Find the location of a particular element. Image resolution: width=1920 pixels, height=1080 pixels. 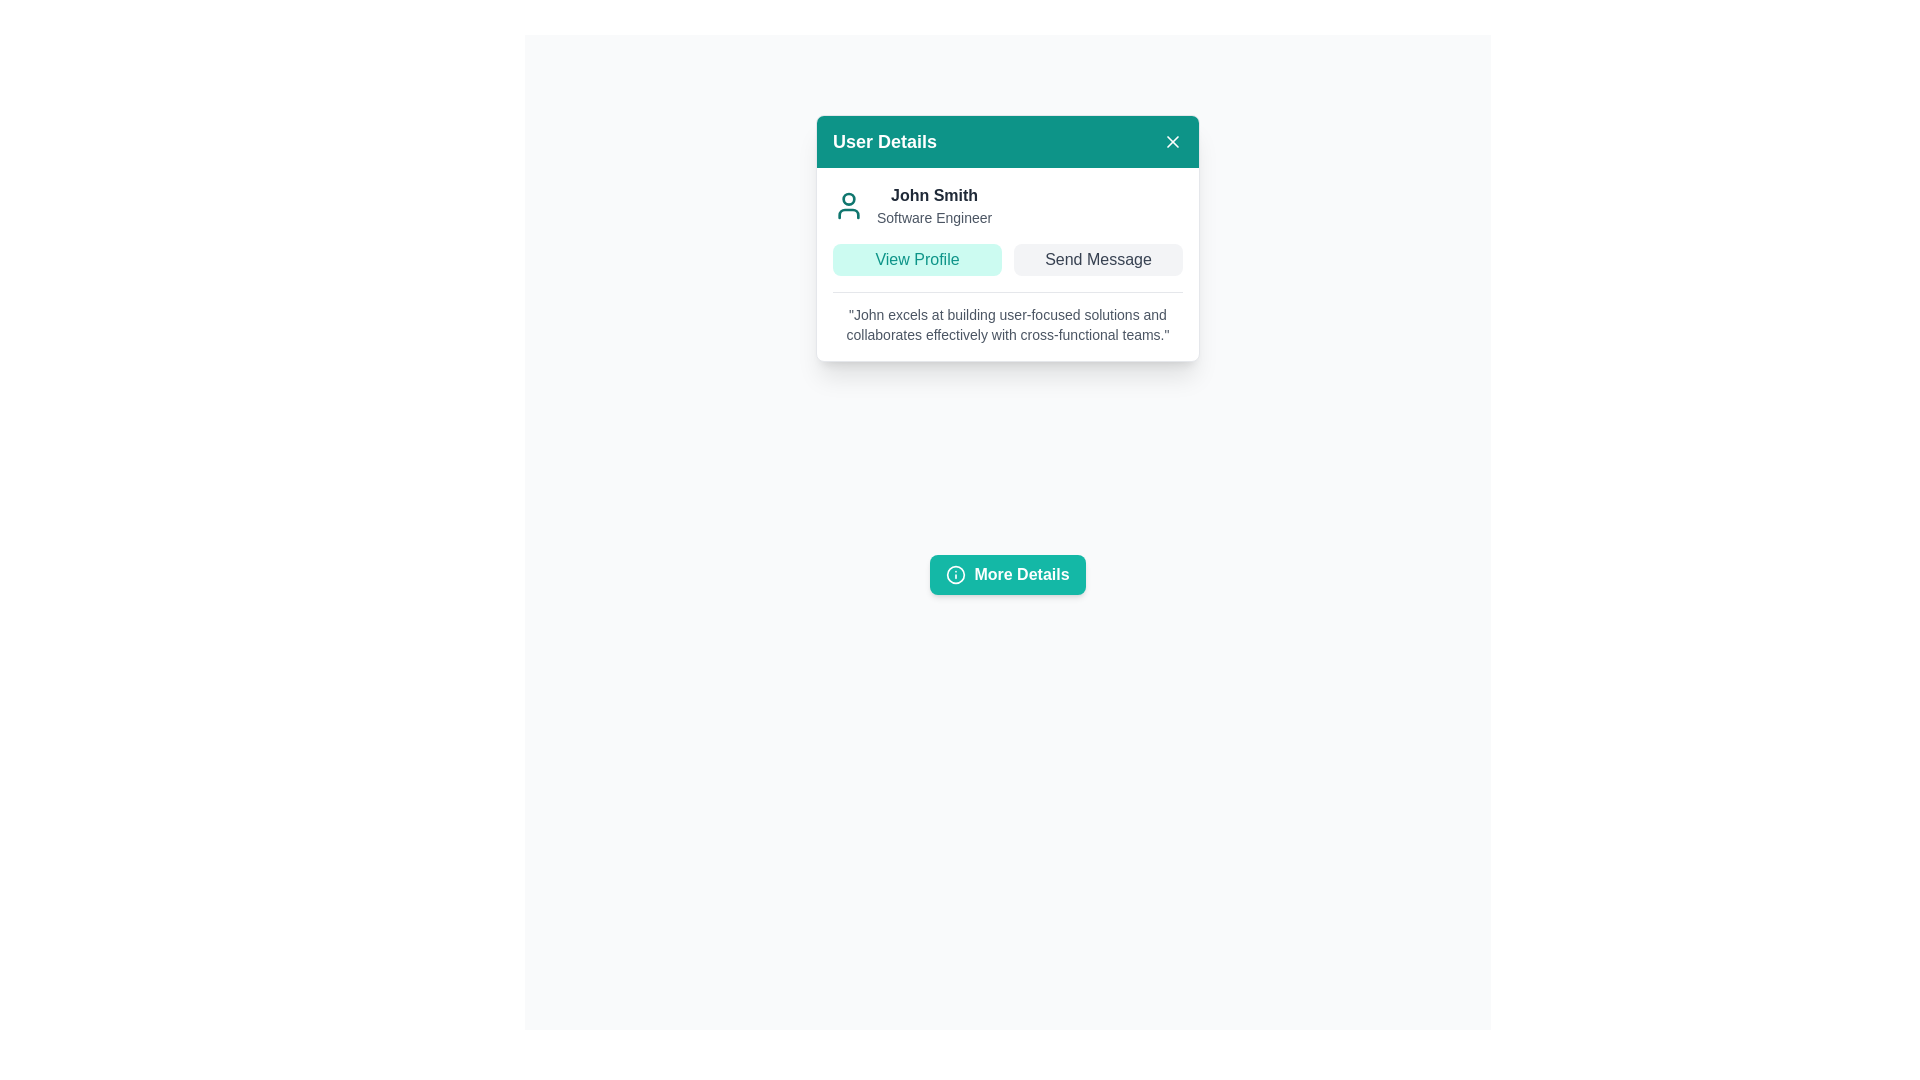

the button labeled 'More Details' with a teal-green background and an information icon is located at coordinates (1008, 574).